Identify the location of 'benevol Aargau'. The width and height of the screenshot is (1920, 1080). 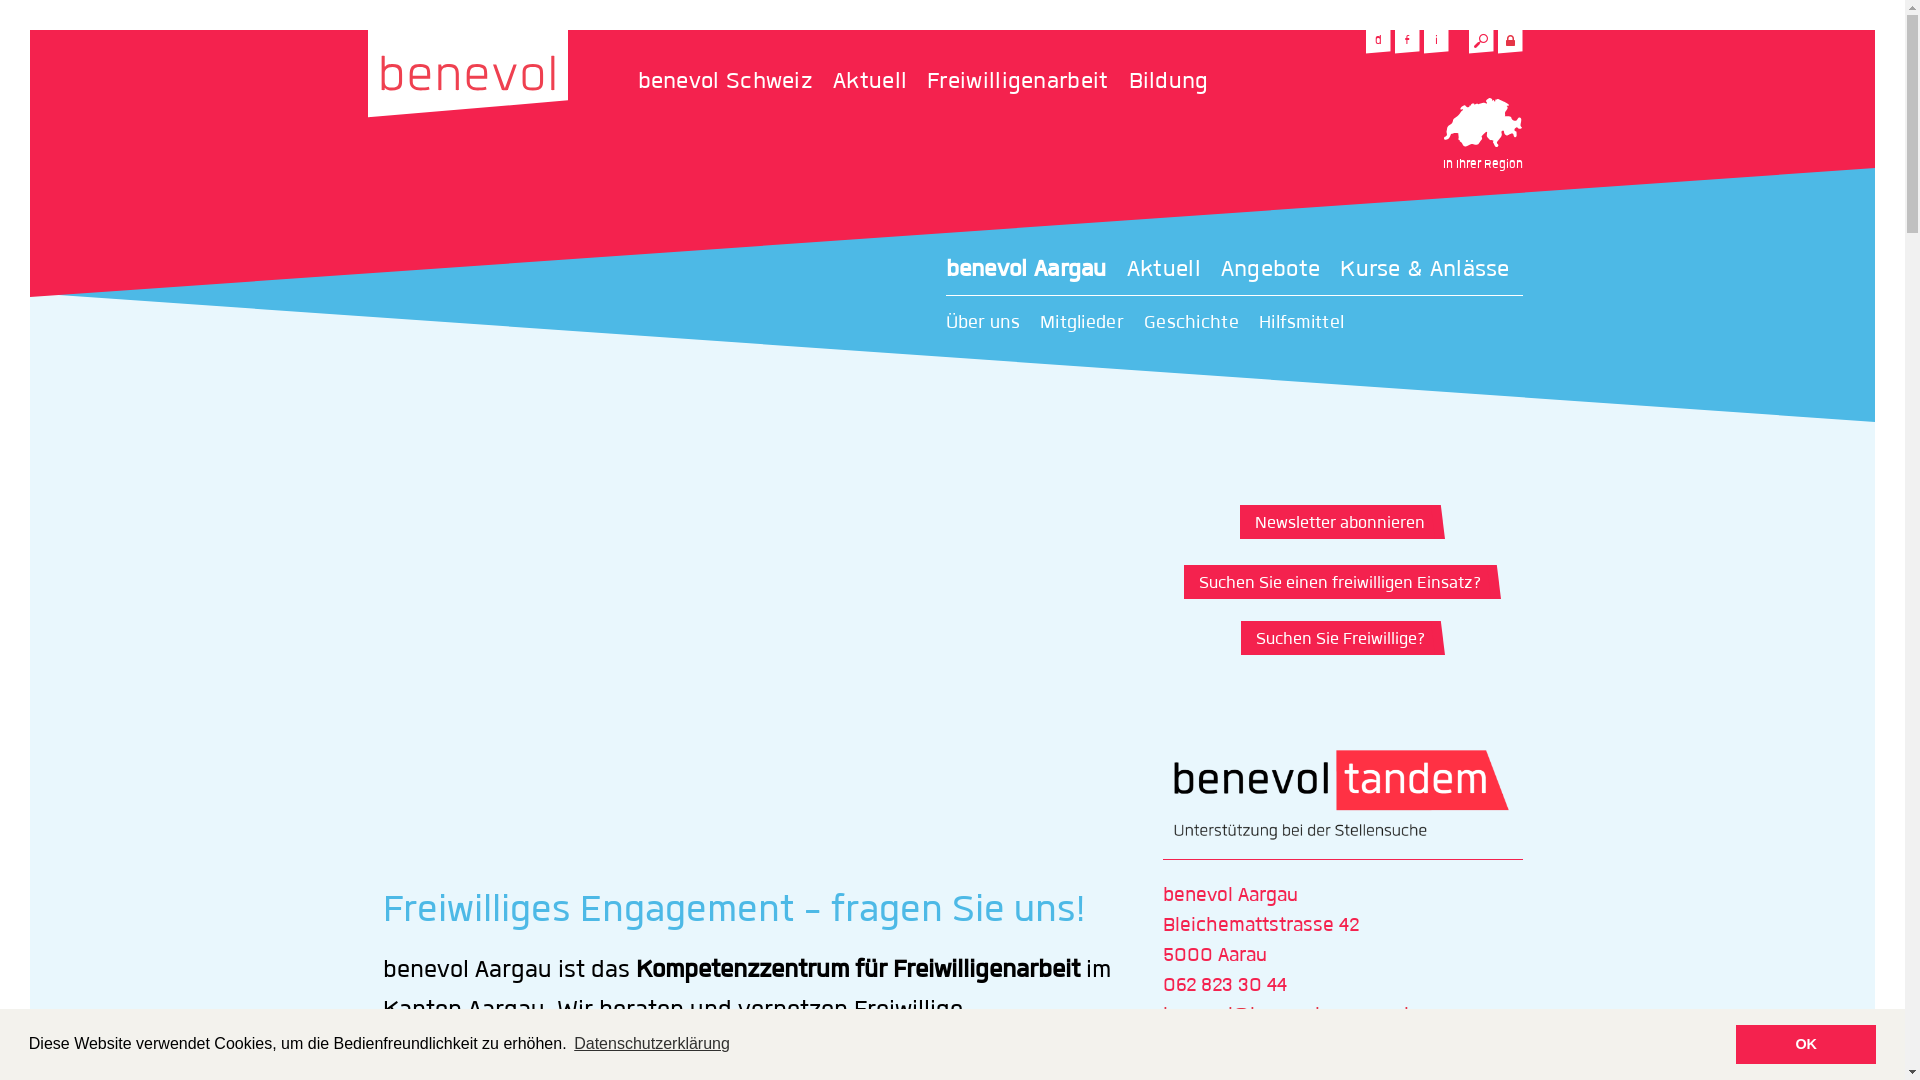
(1036, 270).